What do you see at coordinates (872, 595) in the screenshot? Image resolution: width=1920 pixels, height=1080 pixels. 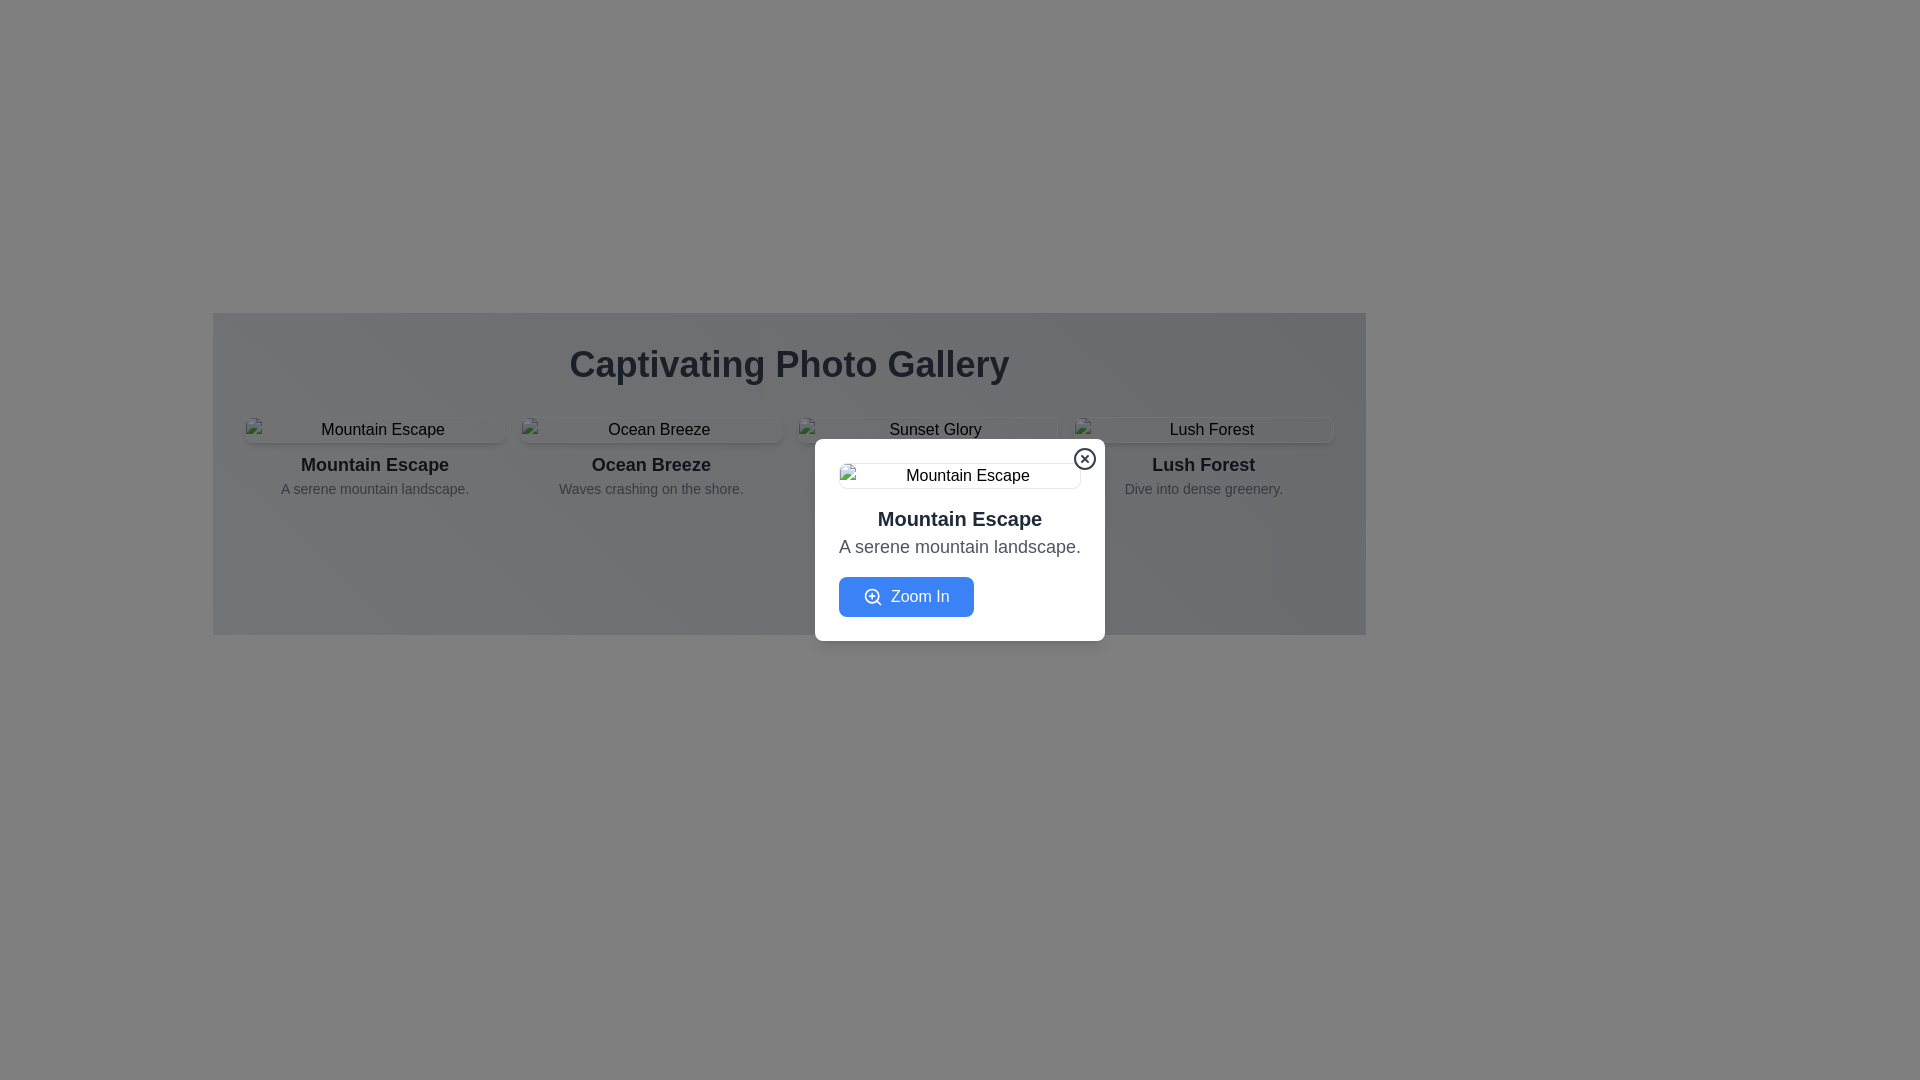 I see `the circular SVG graphic element that resembles part of a magnifying glass interface` at bounding box center [872, 595].